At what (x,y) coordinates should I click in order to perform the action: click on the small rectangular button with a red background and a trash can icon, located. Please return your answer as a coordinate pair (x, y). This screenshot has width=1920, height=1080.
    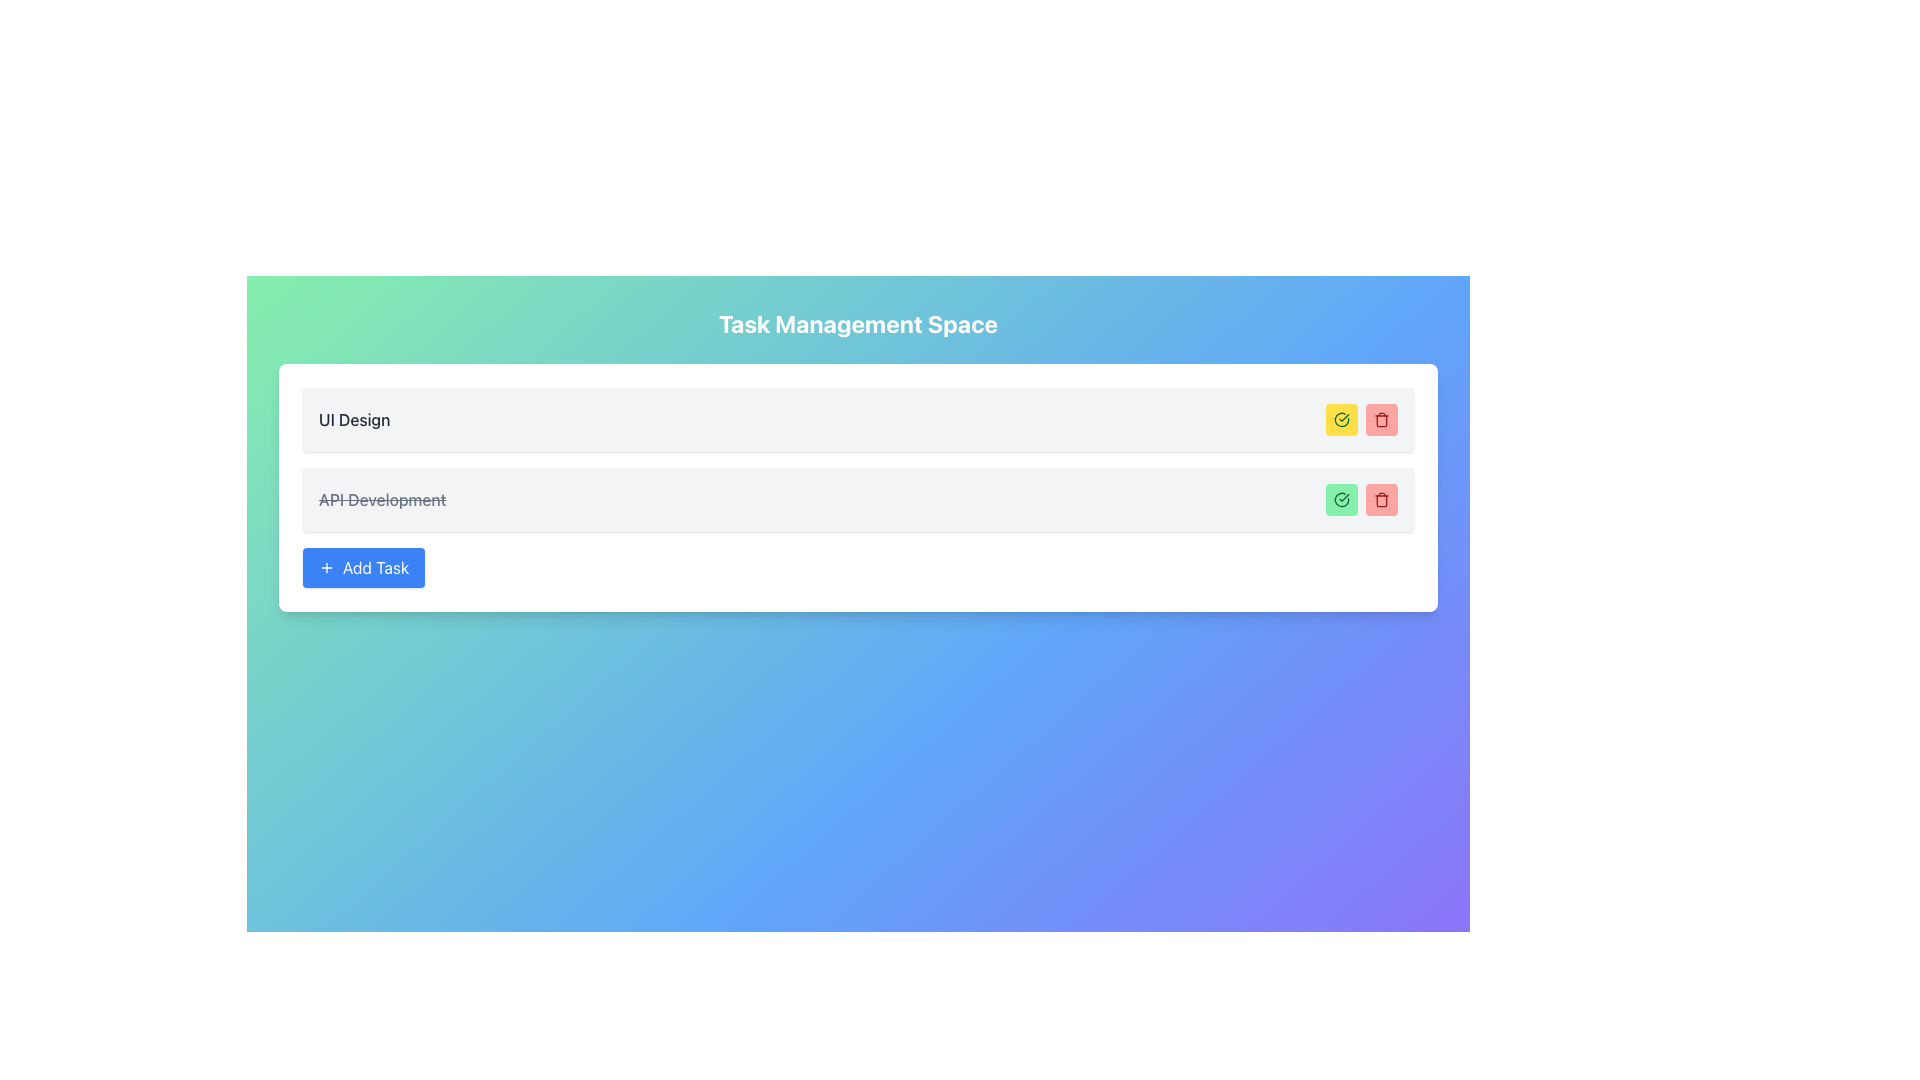
    Looking at the image, I should click on (1381, 419).